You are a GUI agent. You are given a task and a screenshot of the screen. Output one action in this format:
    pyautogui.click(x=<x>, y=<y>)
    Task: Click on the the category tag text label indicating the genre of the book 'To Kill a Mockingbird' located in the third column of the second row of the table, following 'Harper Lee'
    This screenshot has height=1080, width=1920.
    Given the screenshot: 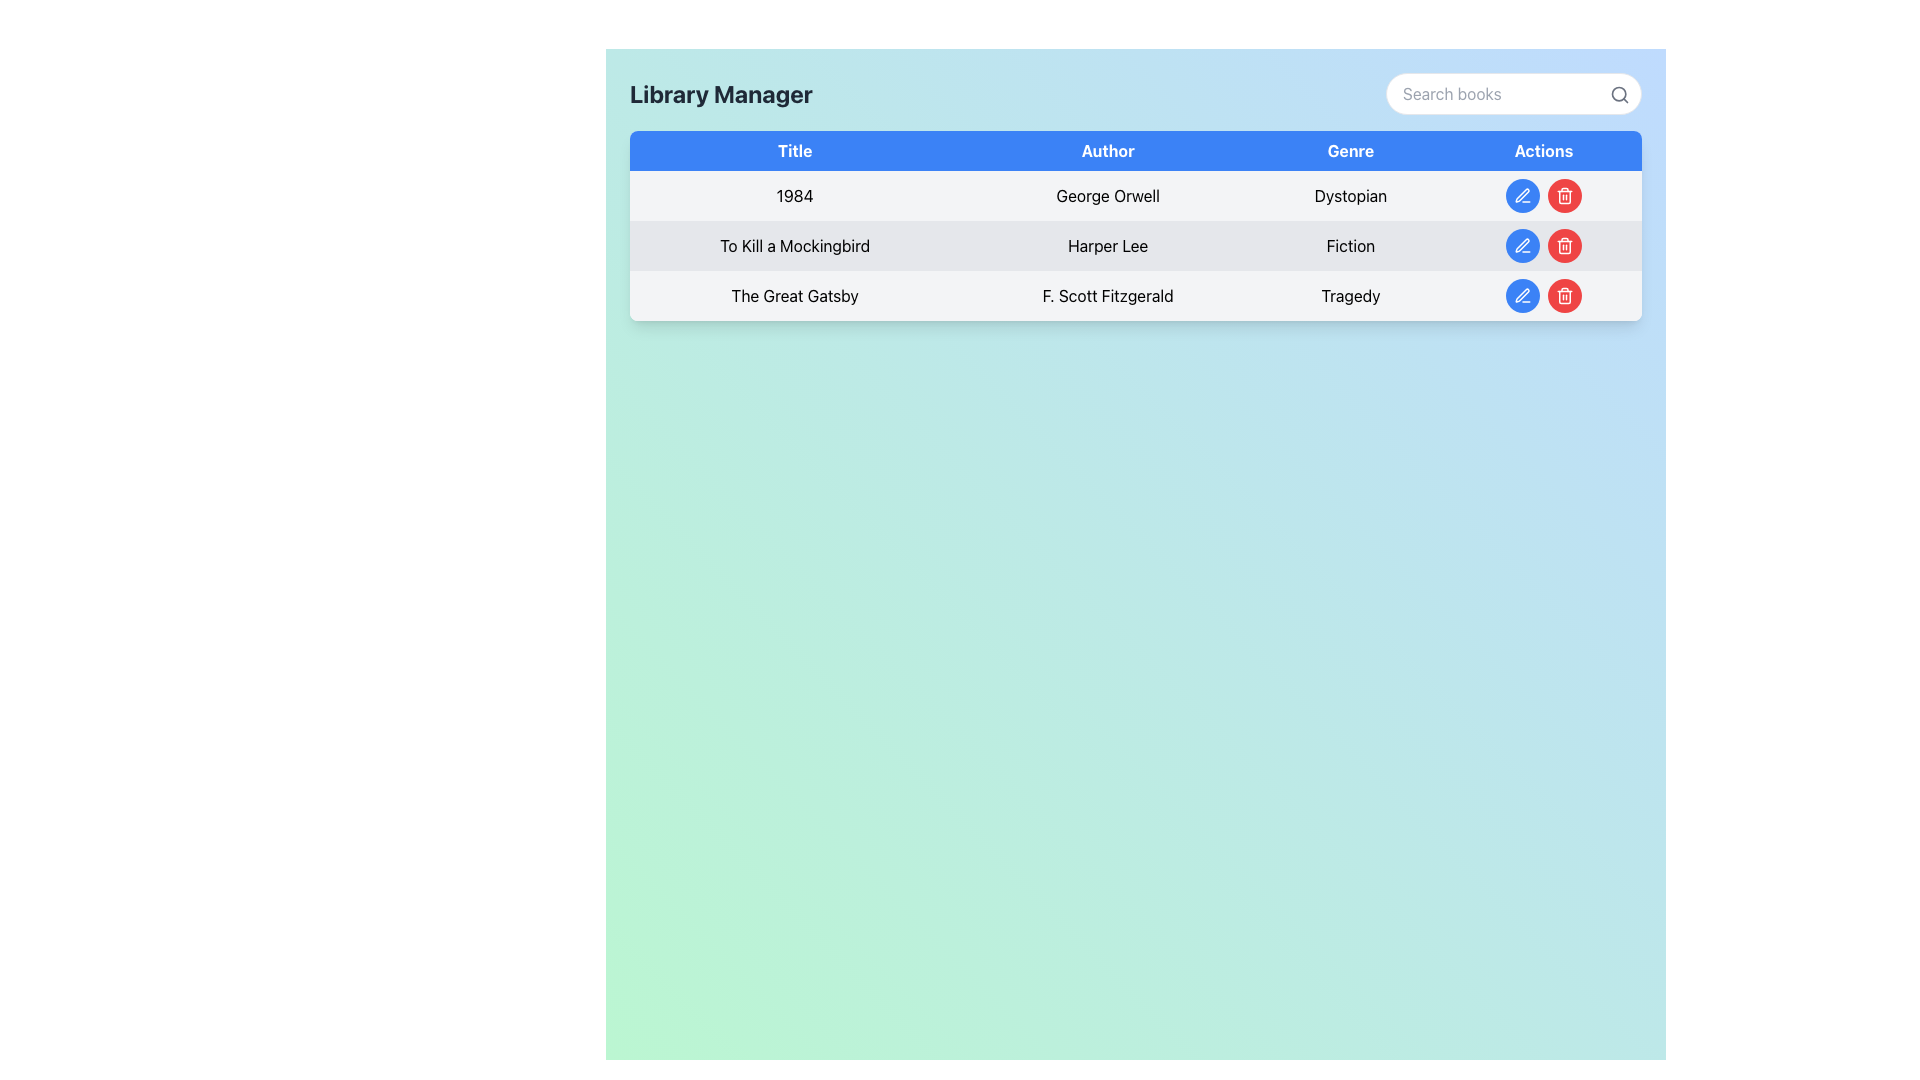 What is the action you would take?
    pyautogui.click(x=1350, y=245)
    